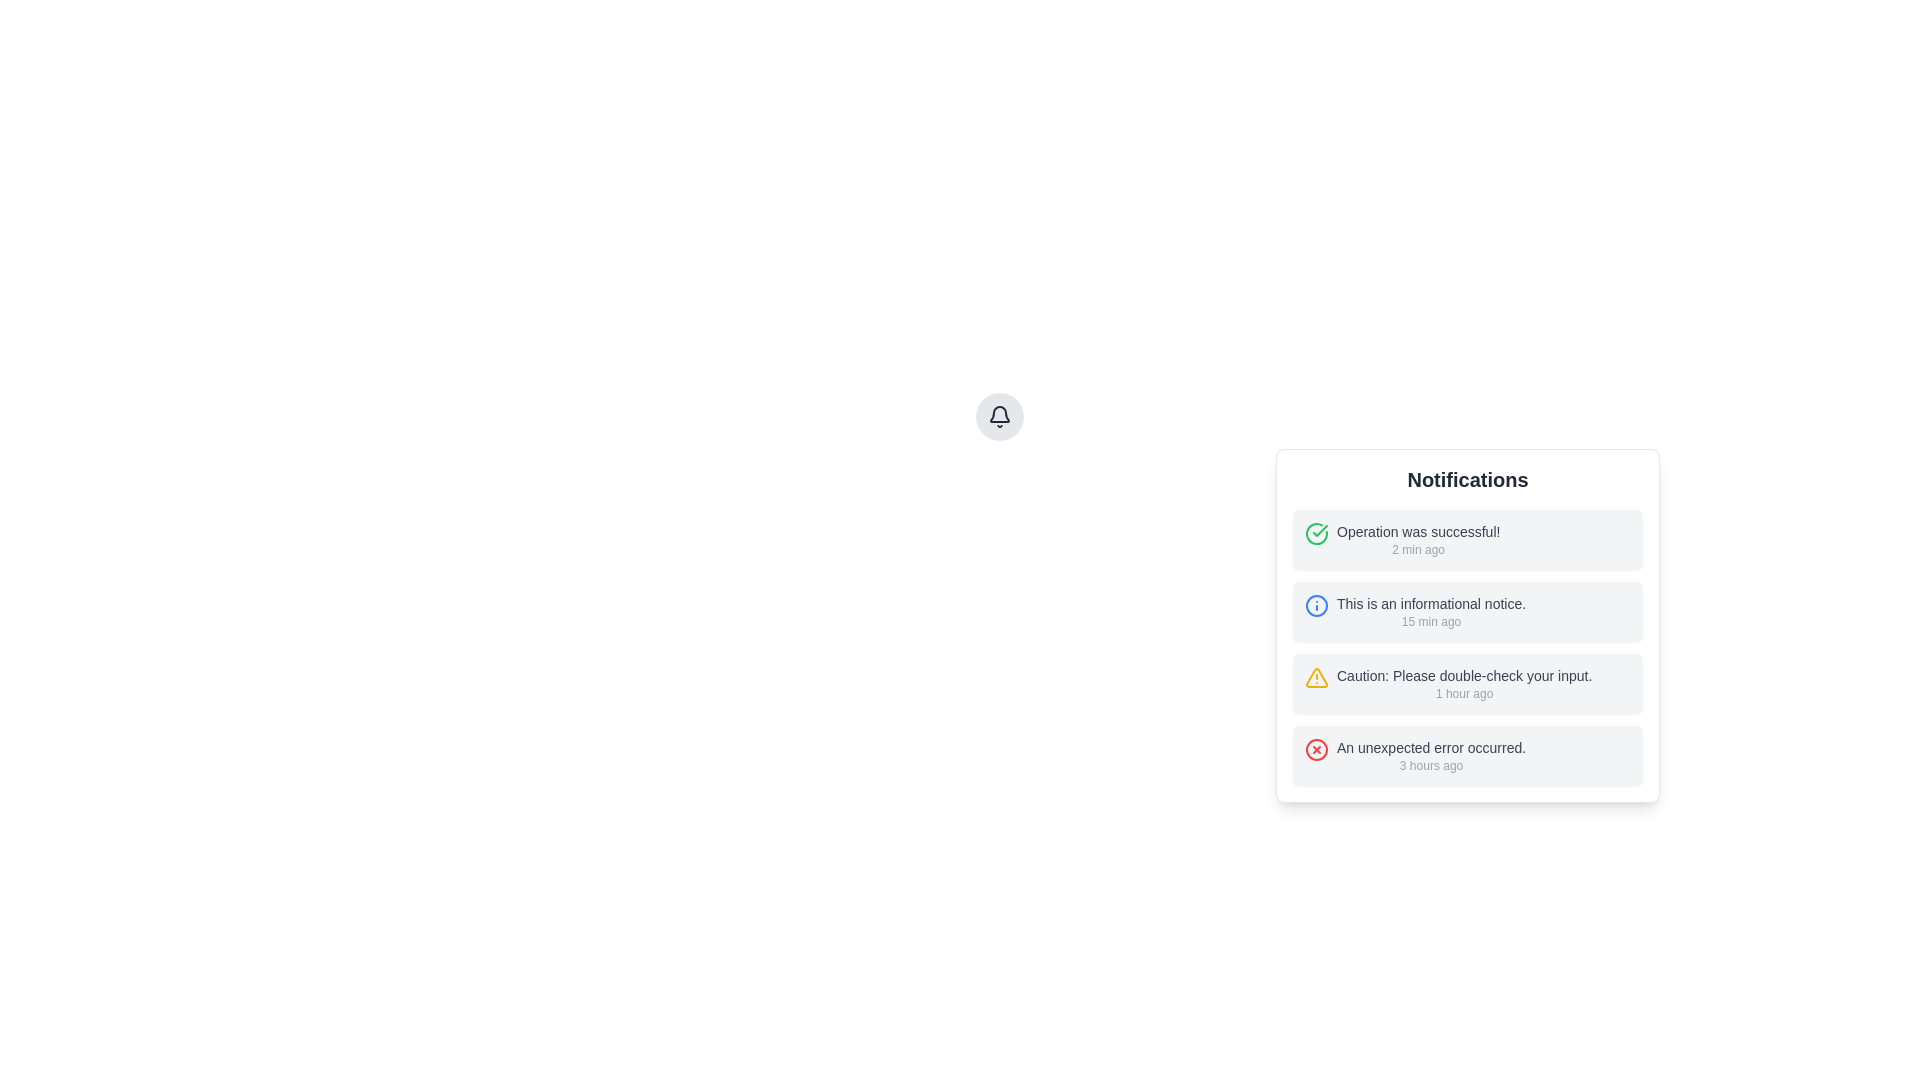 The image size is (1920, 1080). Describe the element at coordinates (1316, 532) in the screenshot. I see `the success status indicator icon located in the notification card` at that location.